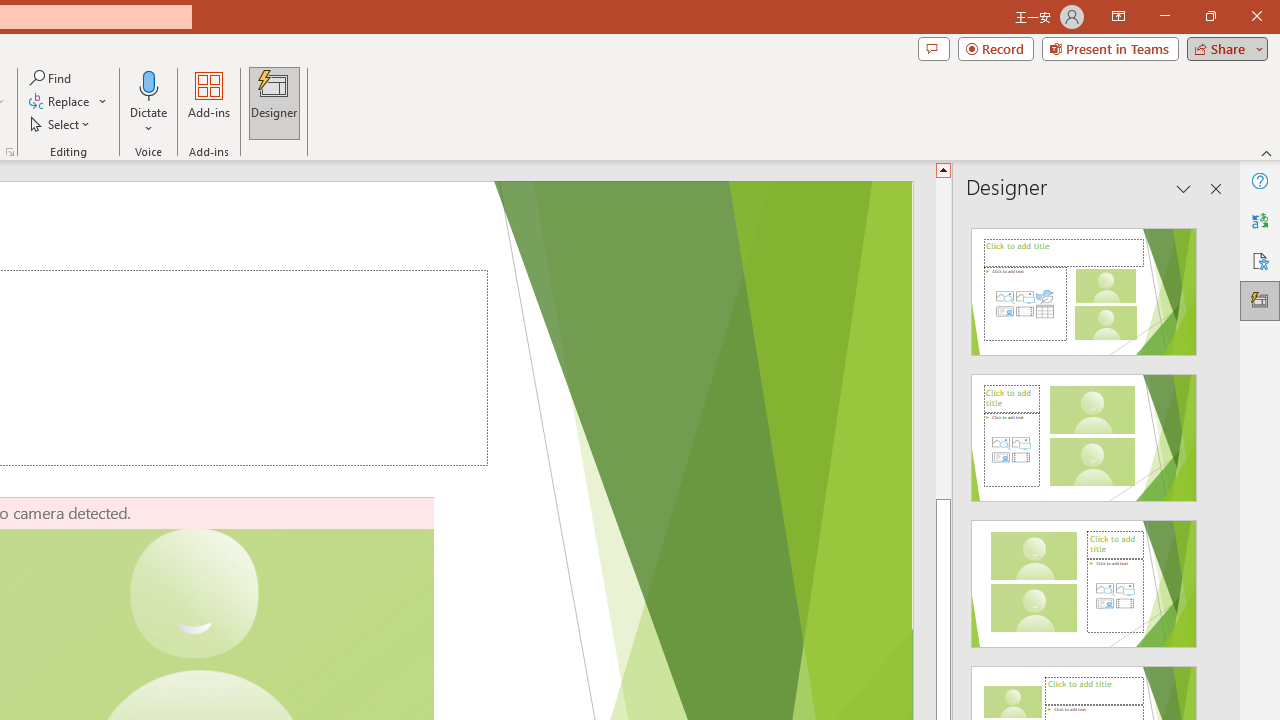 The height and width of the screenshot is (720, 1280). I want to click on 'Recommended Design: Design Idea', so click(1083, 286).